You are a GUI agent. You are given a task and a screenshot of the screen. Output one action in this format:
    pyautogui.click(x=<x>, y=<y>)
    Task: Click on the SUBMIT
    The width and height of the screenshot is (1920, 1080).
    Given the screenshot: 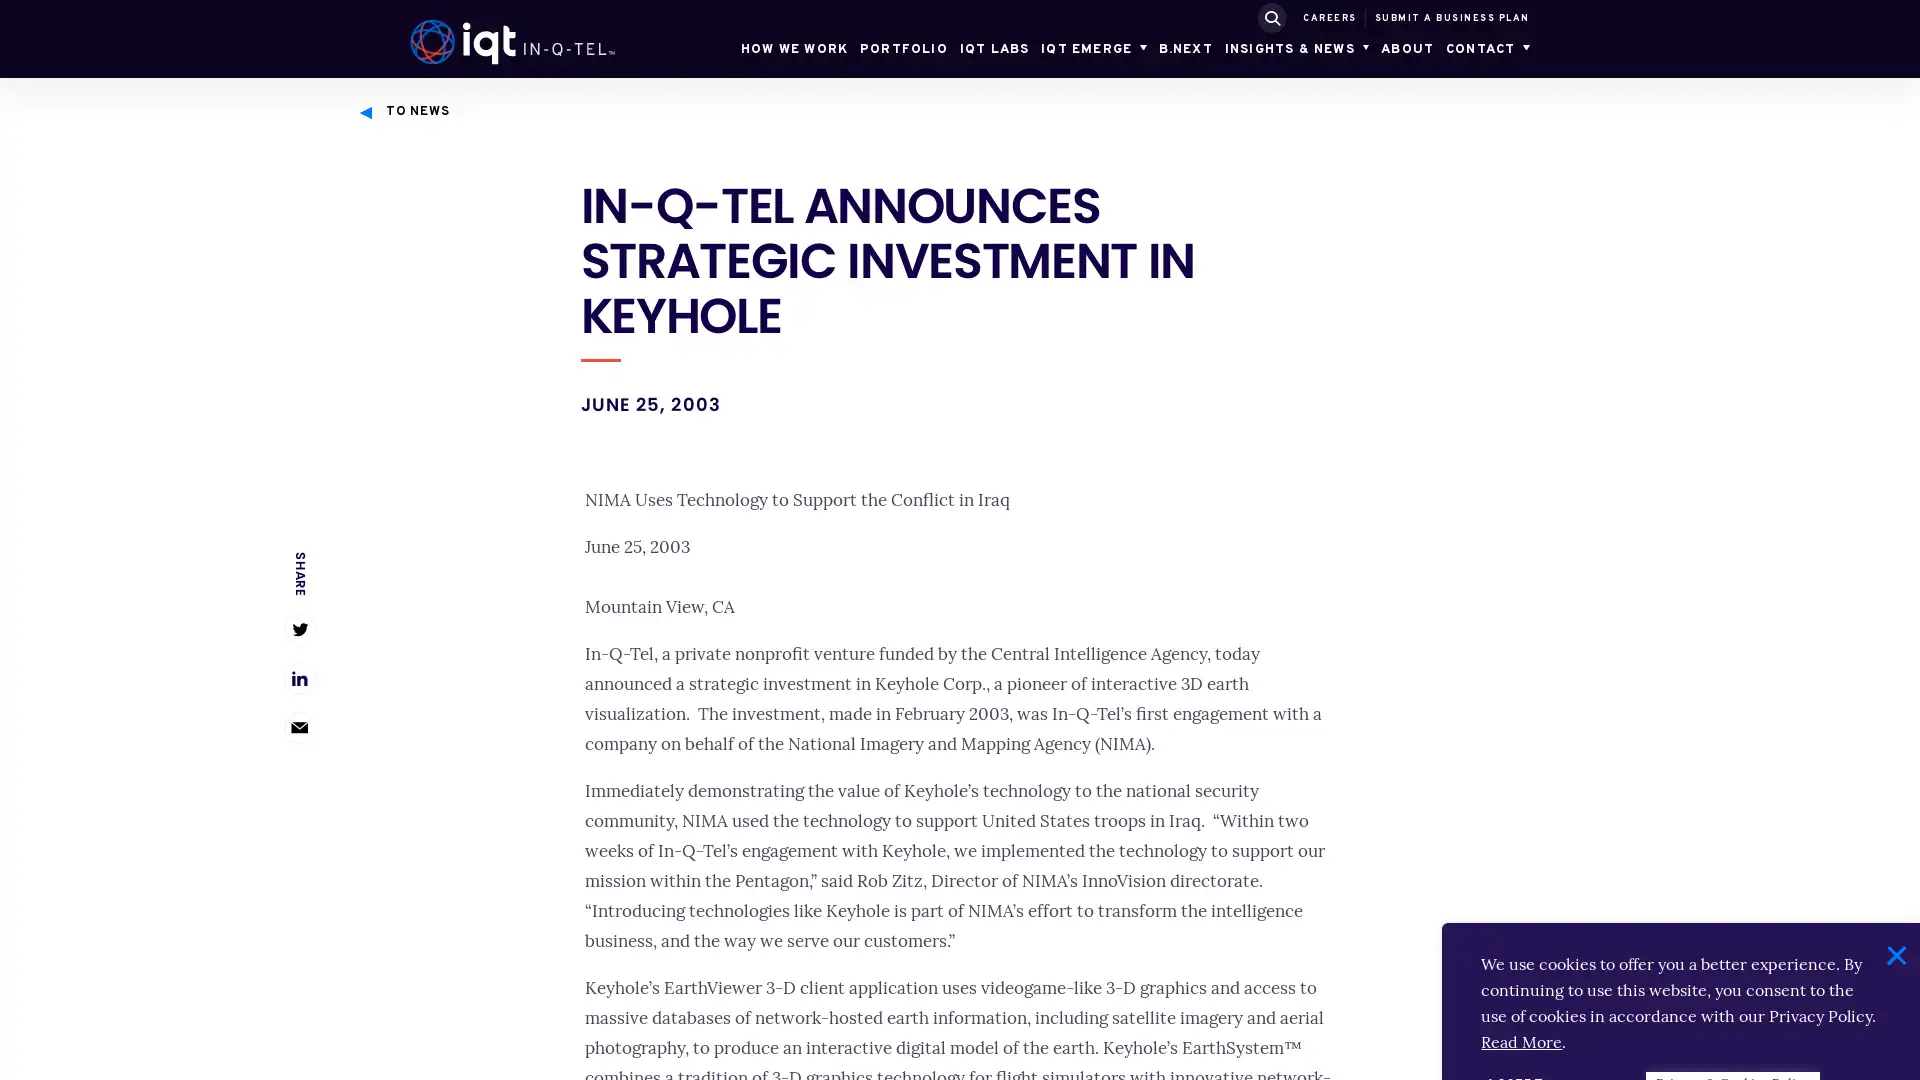 What is the action you would take?
    pyautogui.click(x=1270, y=17)
    